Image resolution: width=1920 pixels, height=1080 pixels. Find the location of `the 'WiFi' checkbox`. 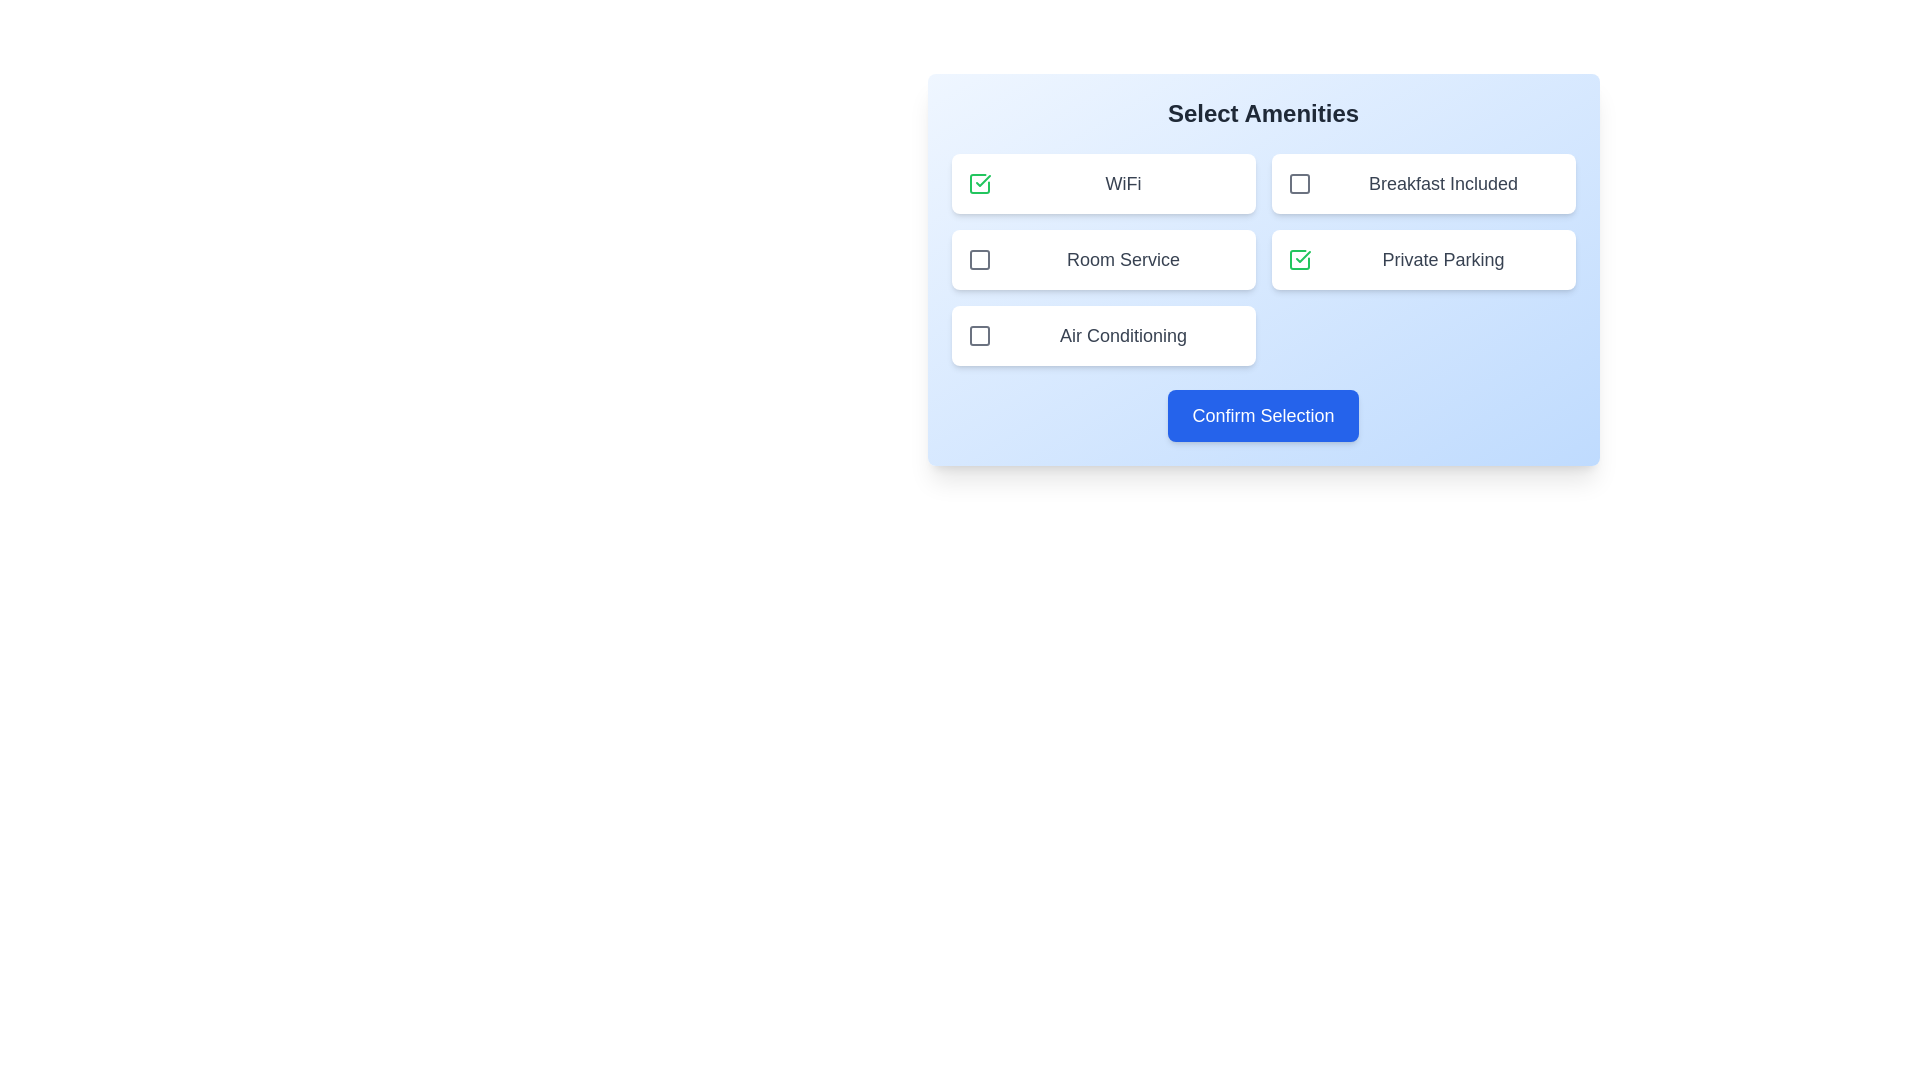

the 'WiFi' checkbox is located at coordinates (979, 184).